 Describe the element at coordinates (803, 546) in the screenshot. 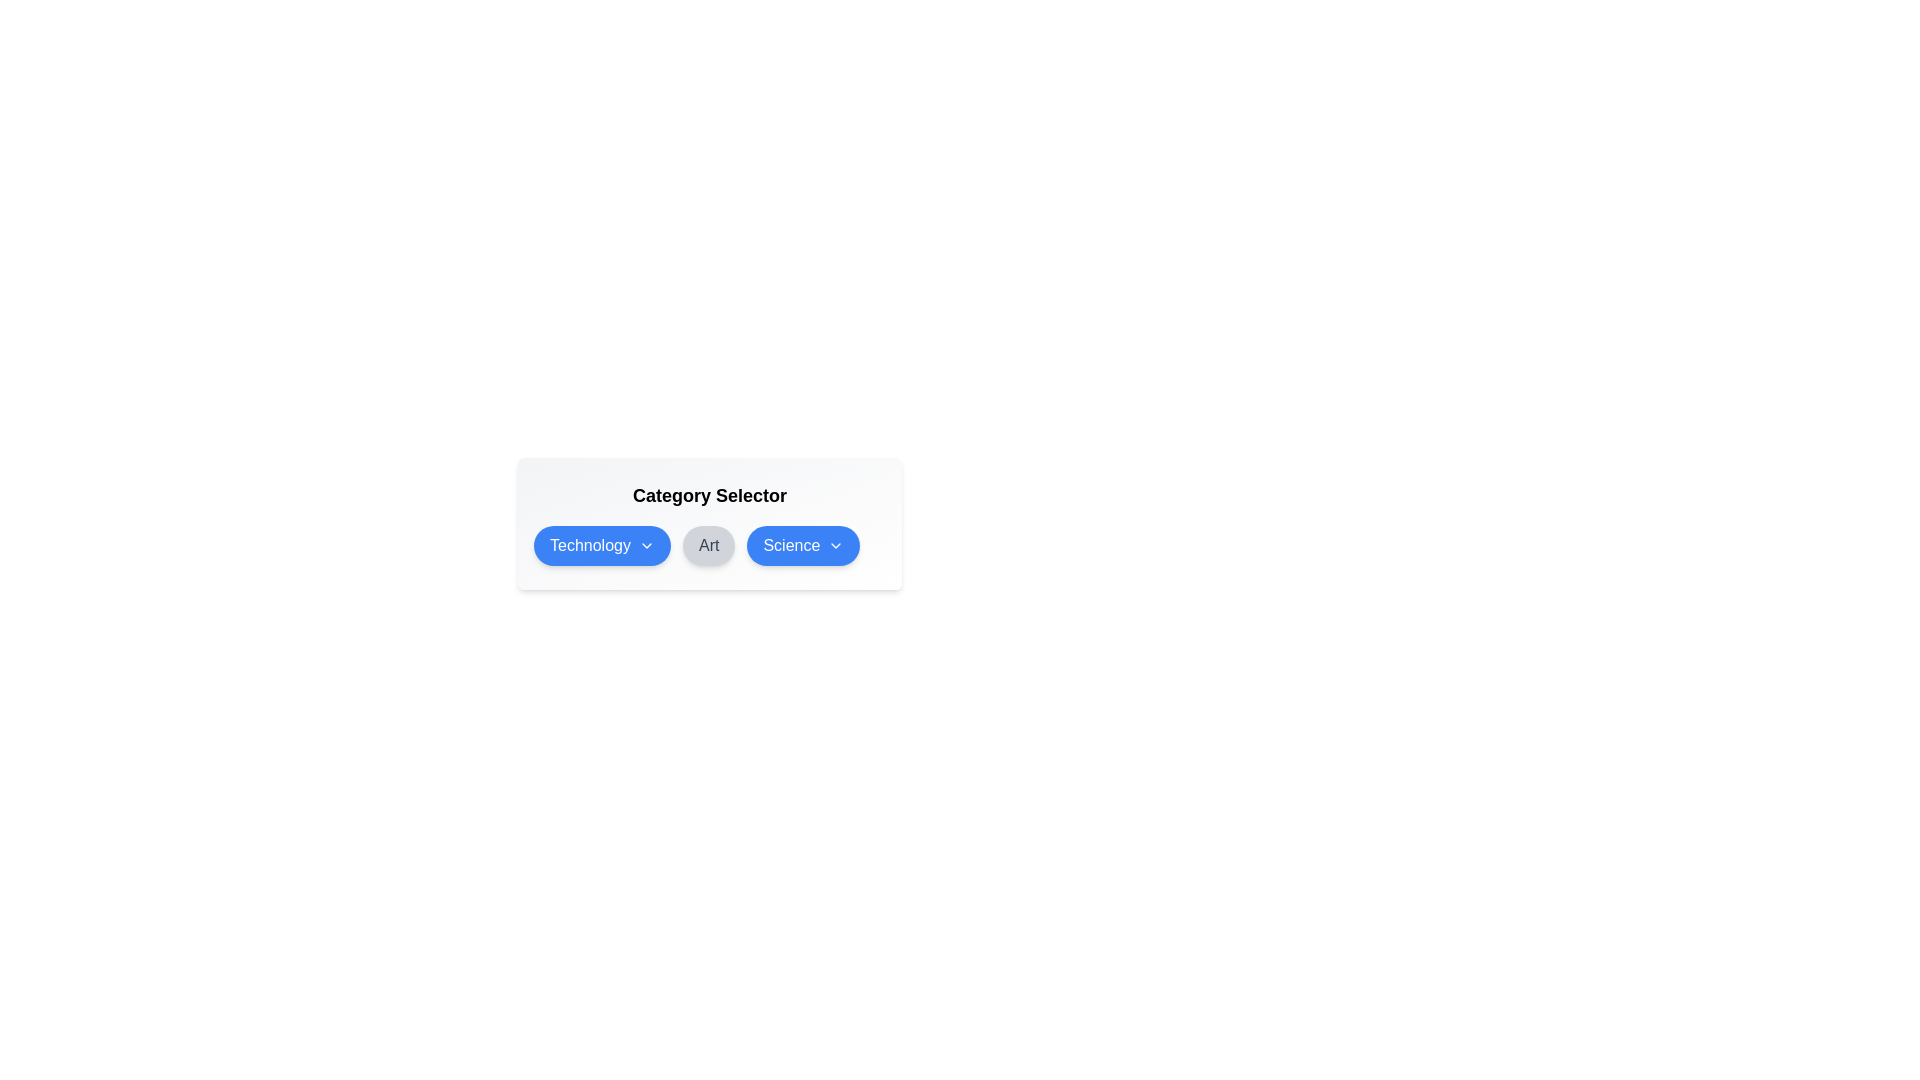

I see `the Science category to toggle its selection status` at that location.